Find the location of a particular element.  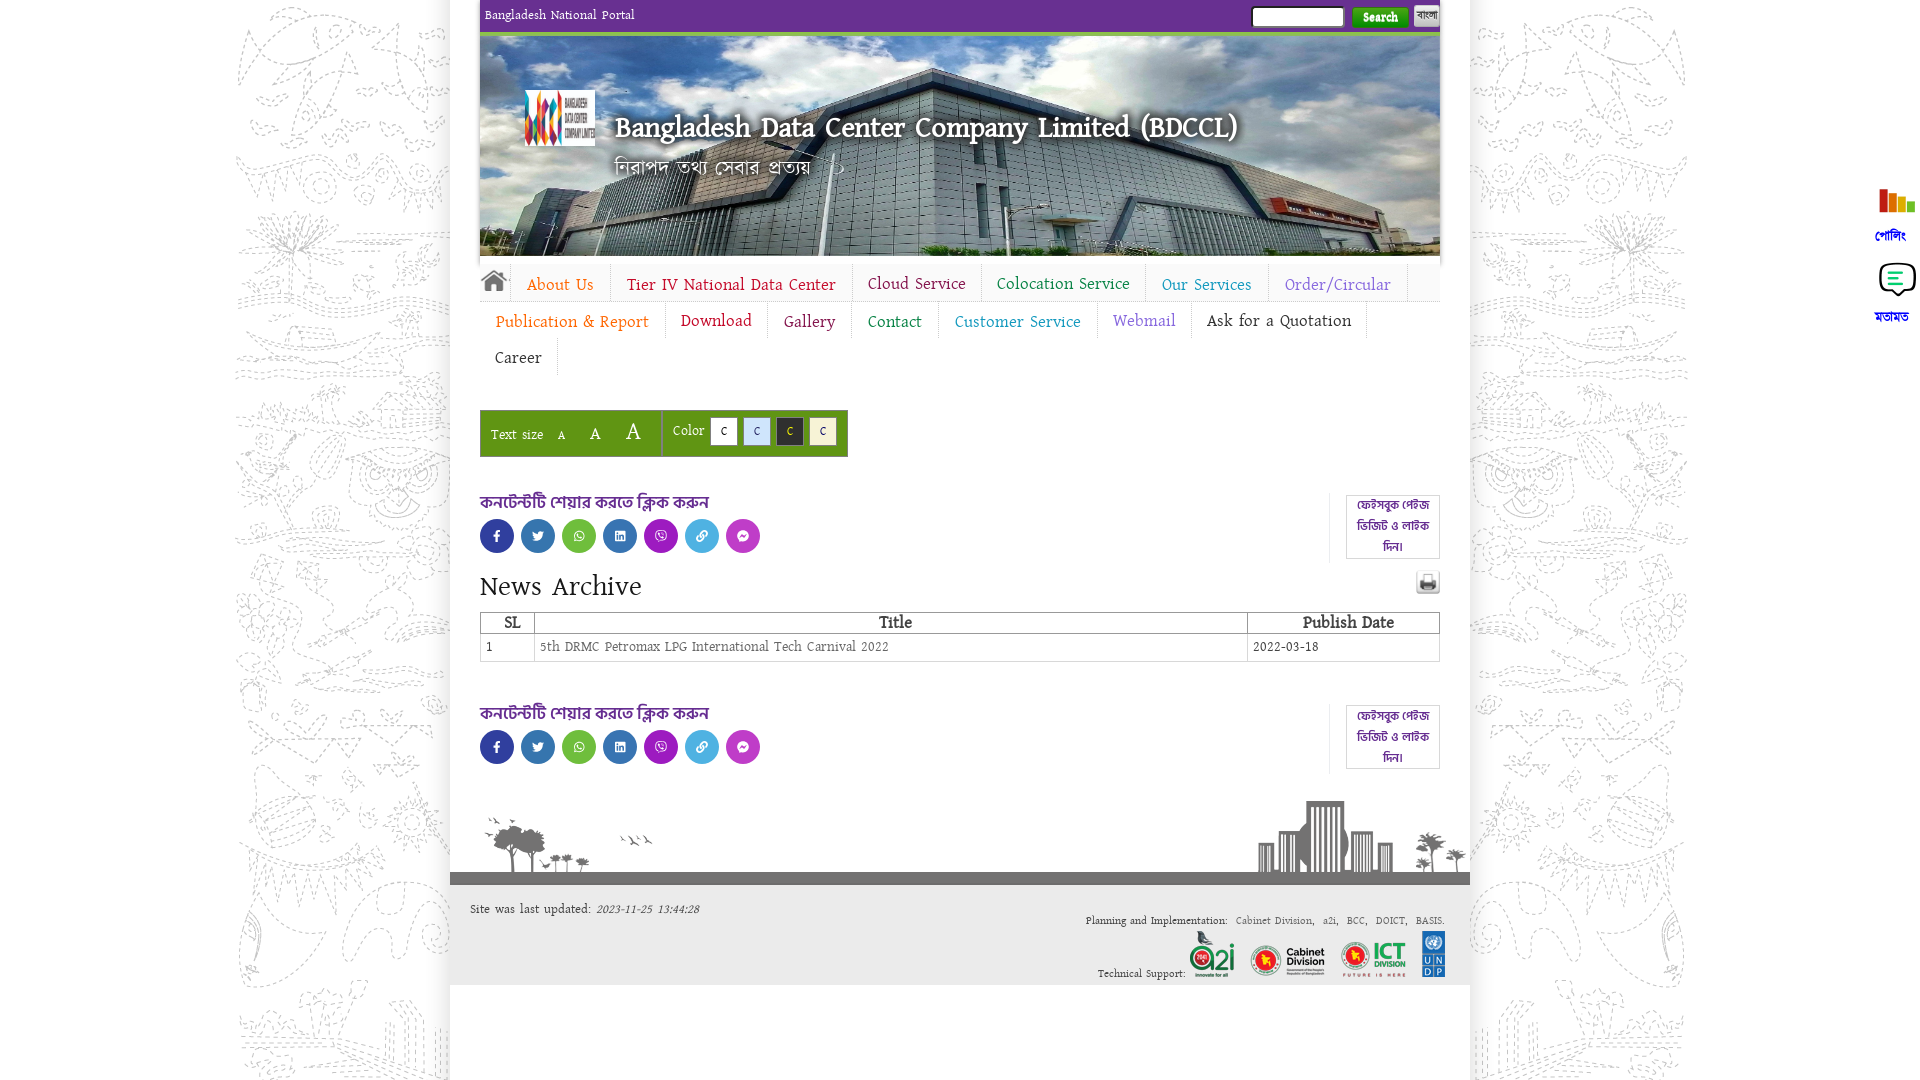

'A' is located at coordinates (594, 432).